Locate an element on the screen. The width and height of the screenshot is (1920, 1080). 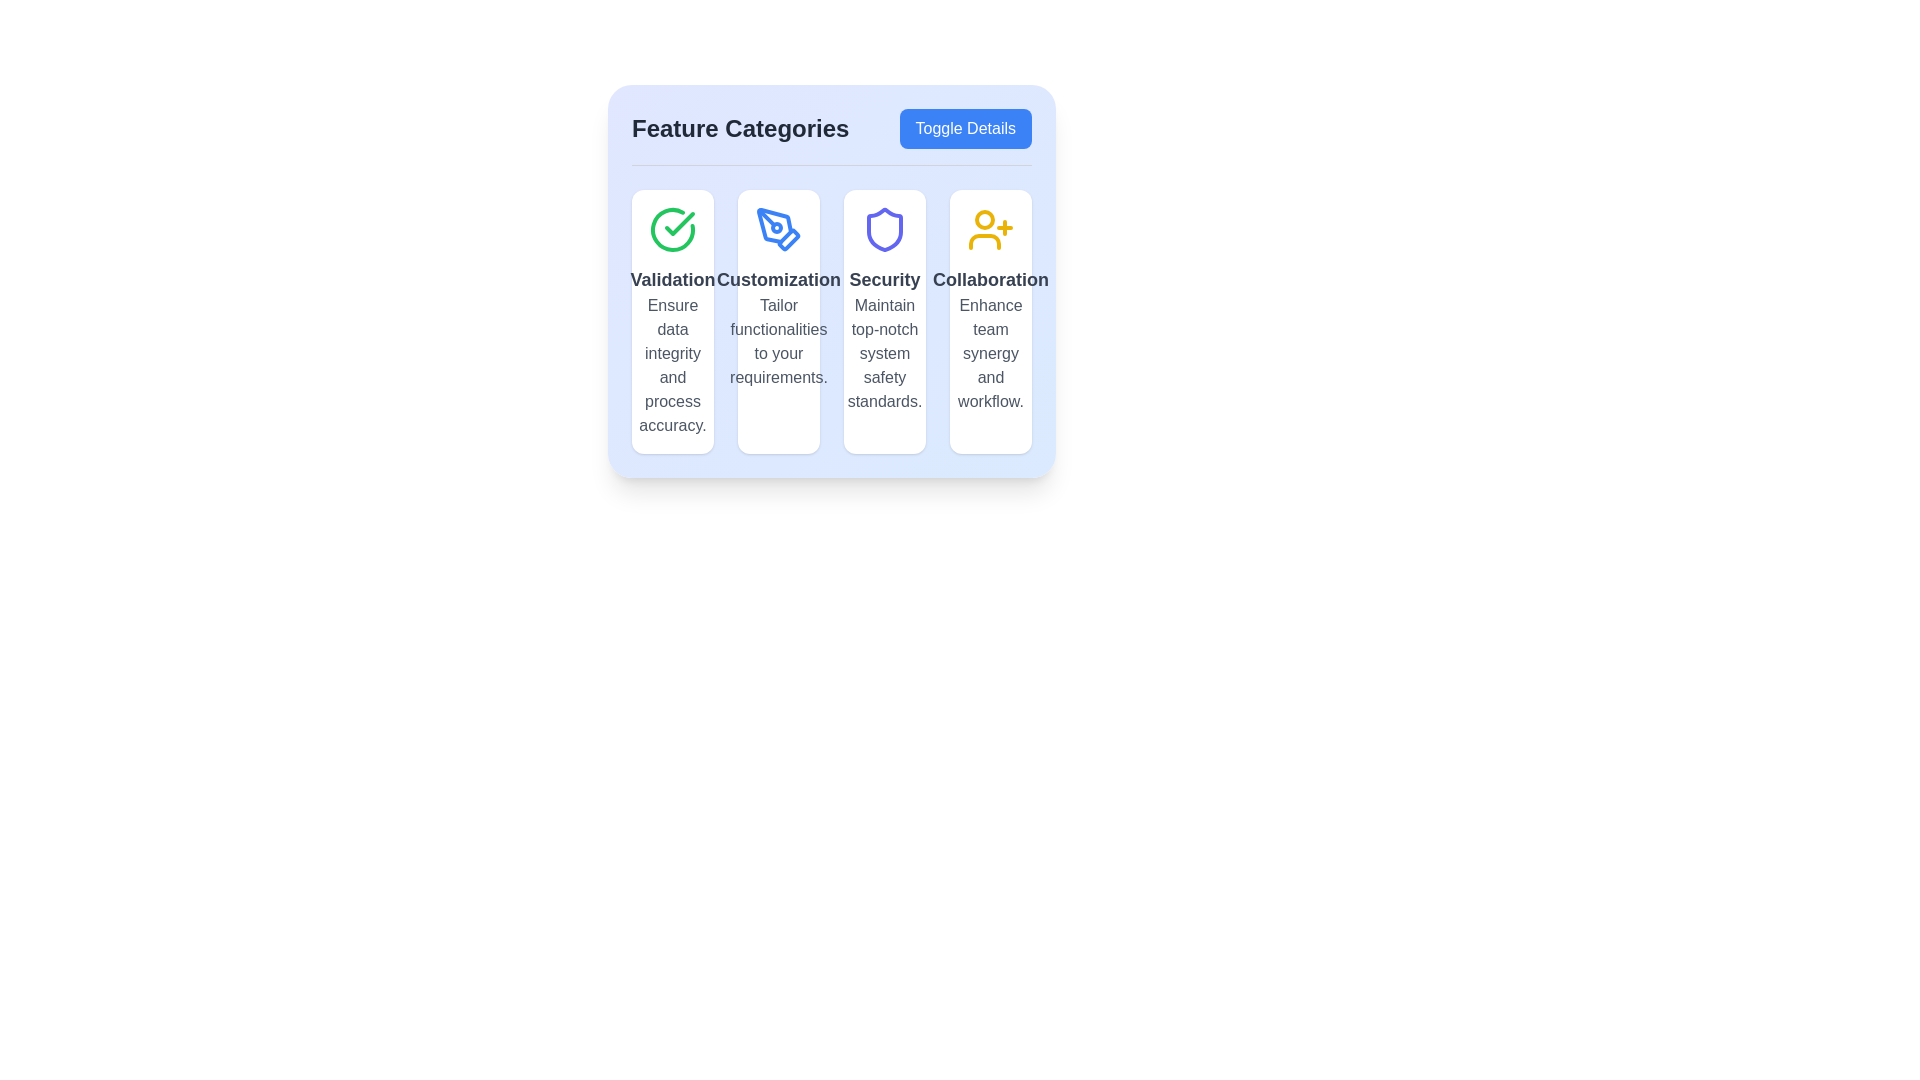
text label displaying 'Collaboration' which is the header of the fourth card in the 'Feature Categories' grid layout is located at coordinates (990, 280).